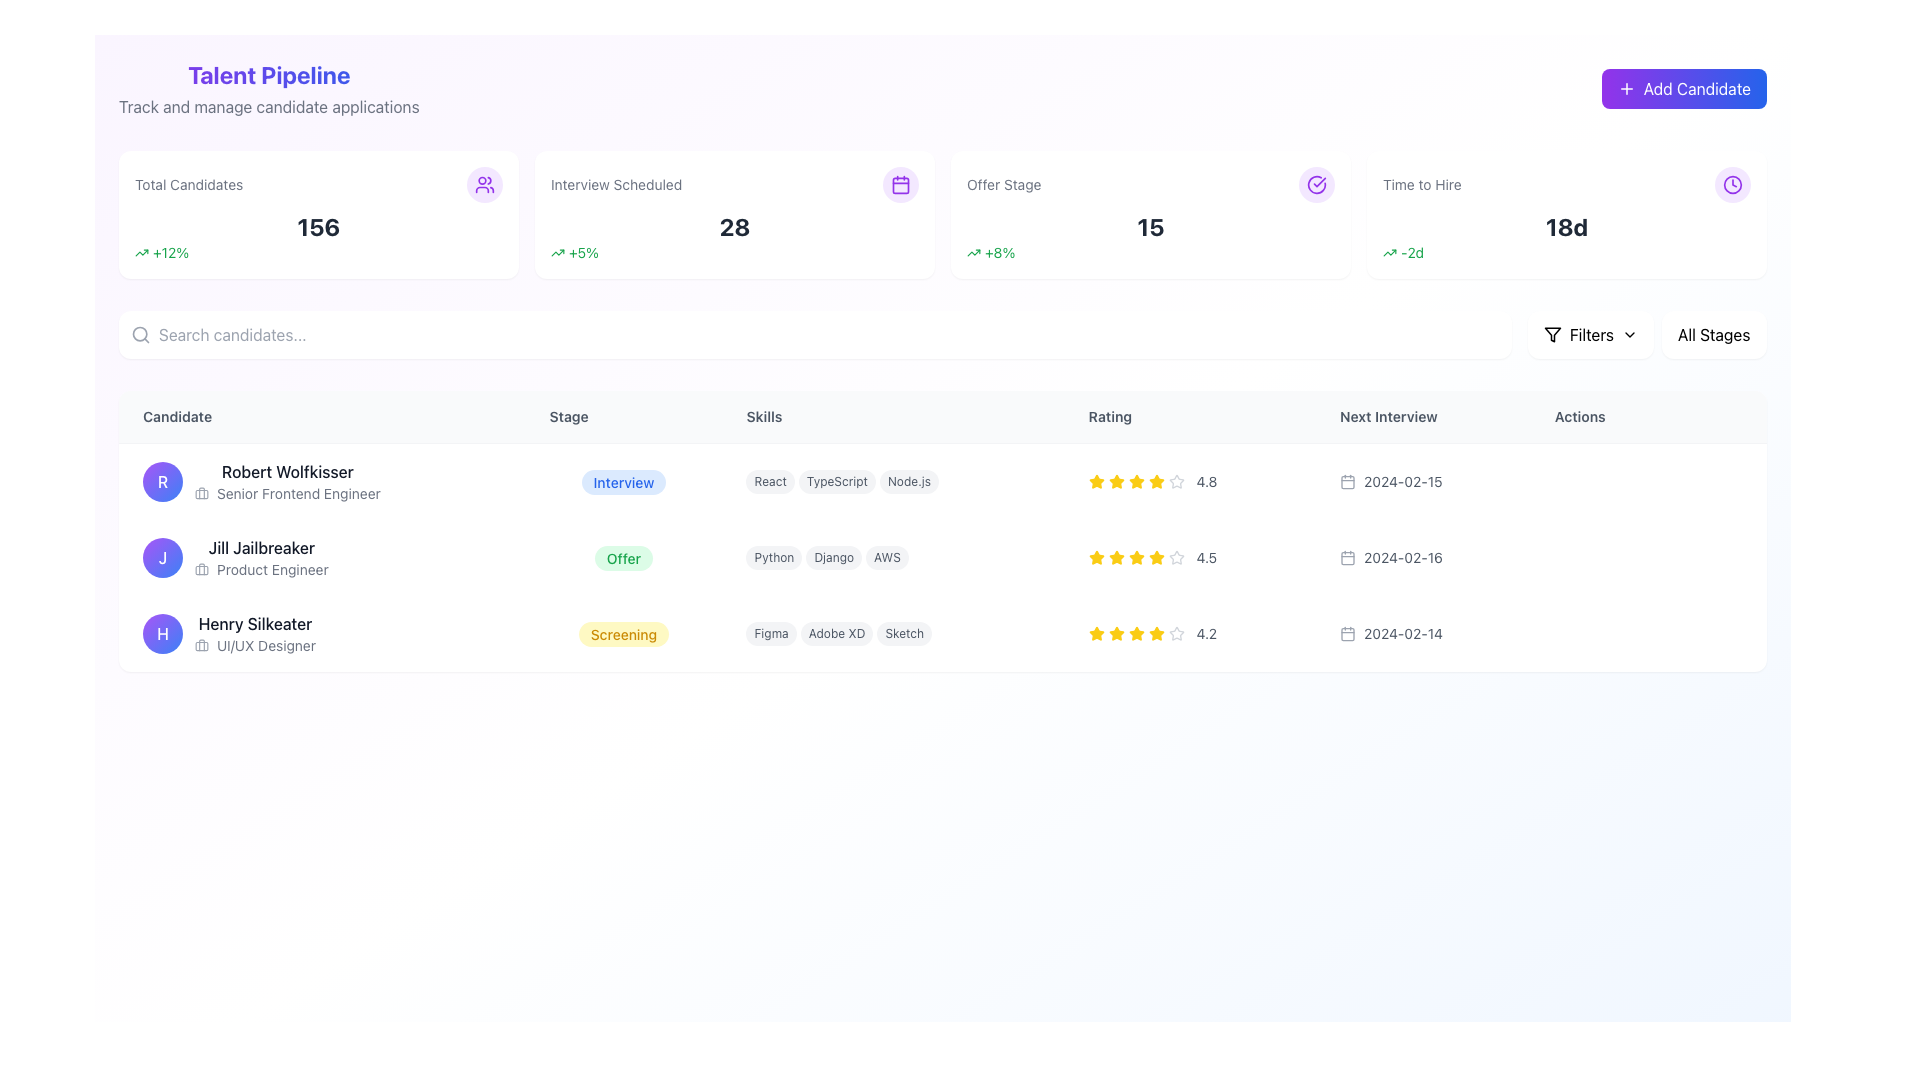 This screenshot has height=1080, width=1920. What do you see at coordinates (254, 645) in the screenshot?
I see `text from the Label with an icon component indicating the job title or role associated with Henry Silkeater, which is positioned below his name and to the left, alongside a briefcase icon` at bounding box center [254, 645].